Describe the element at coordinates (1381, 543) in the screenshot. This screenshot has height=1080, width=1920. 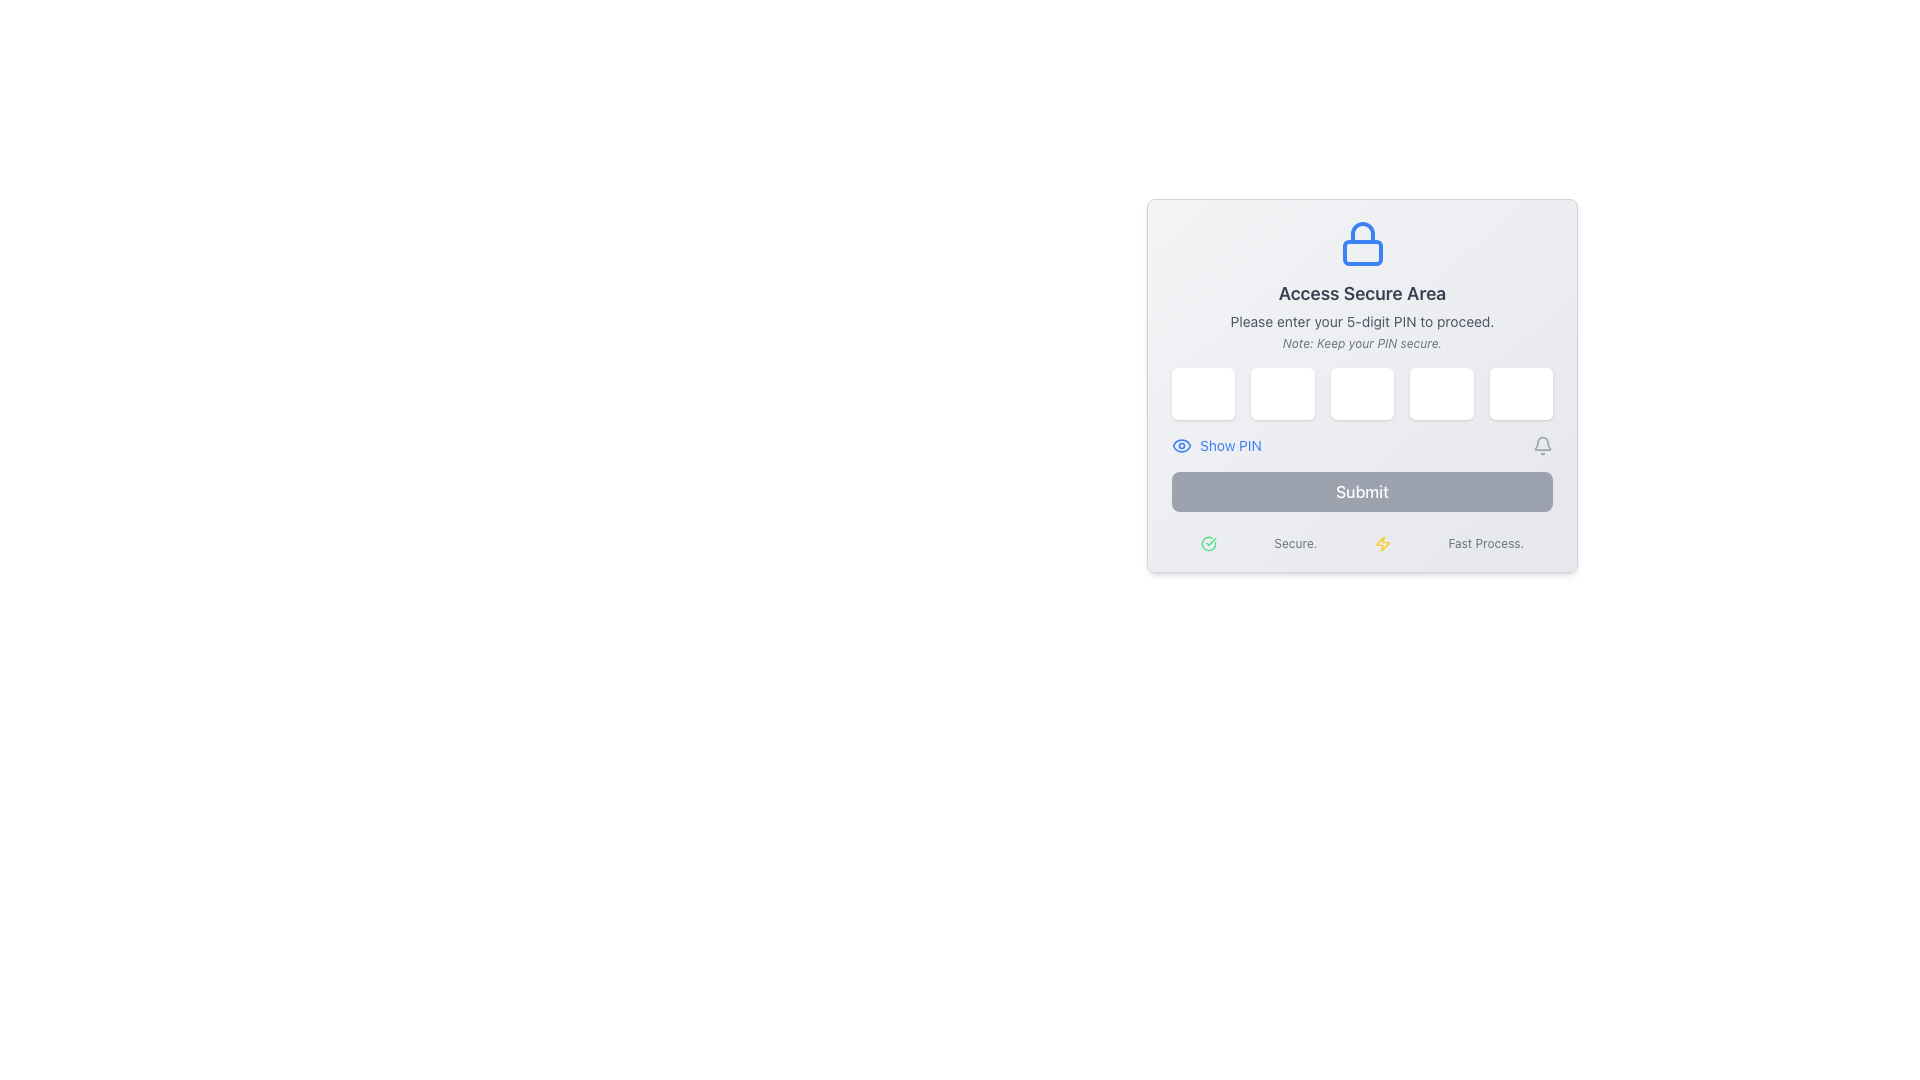
I see `the second icon from the left in the row of icons, located beneath the main input and 'Submit' button, to gather information about the 'Fast Process' functionality` at that location.